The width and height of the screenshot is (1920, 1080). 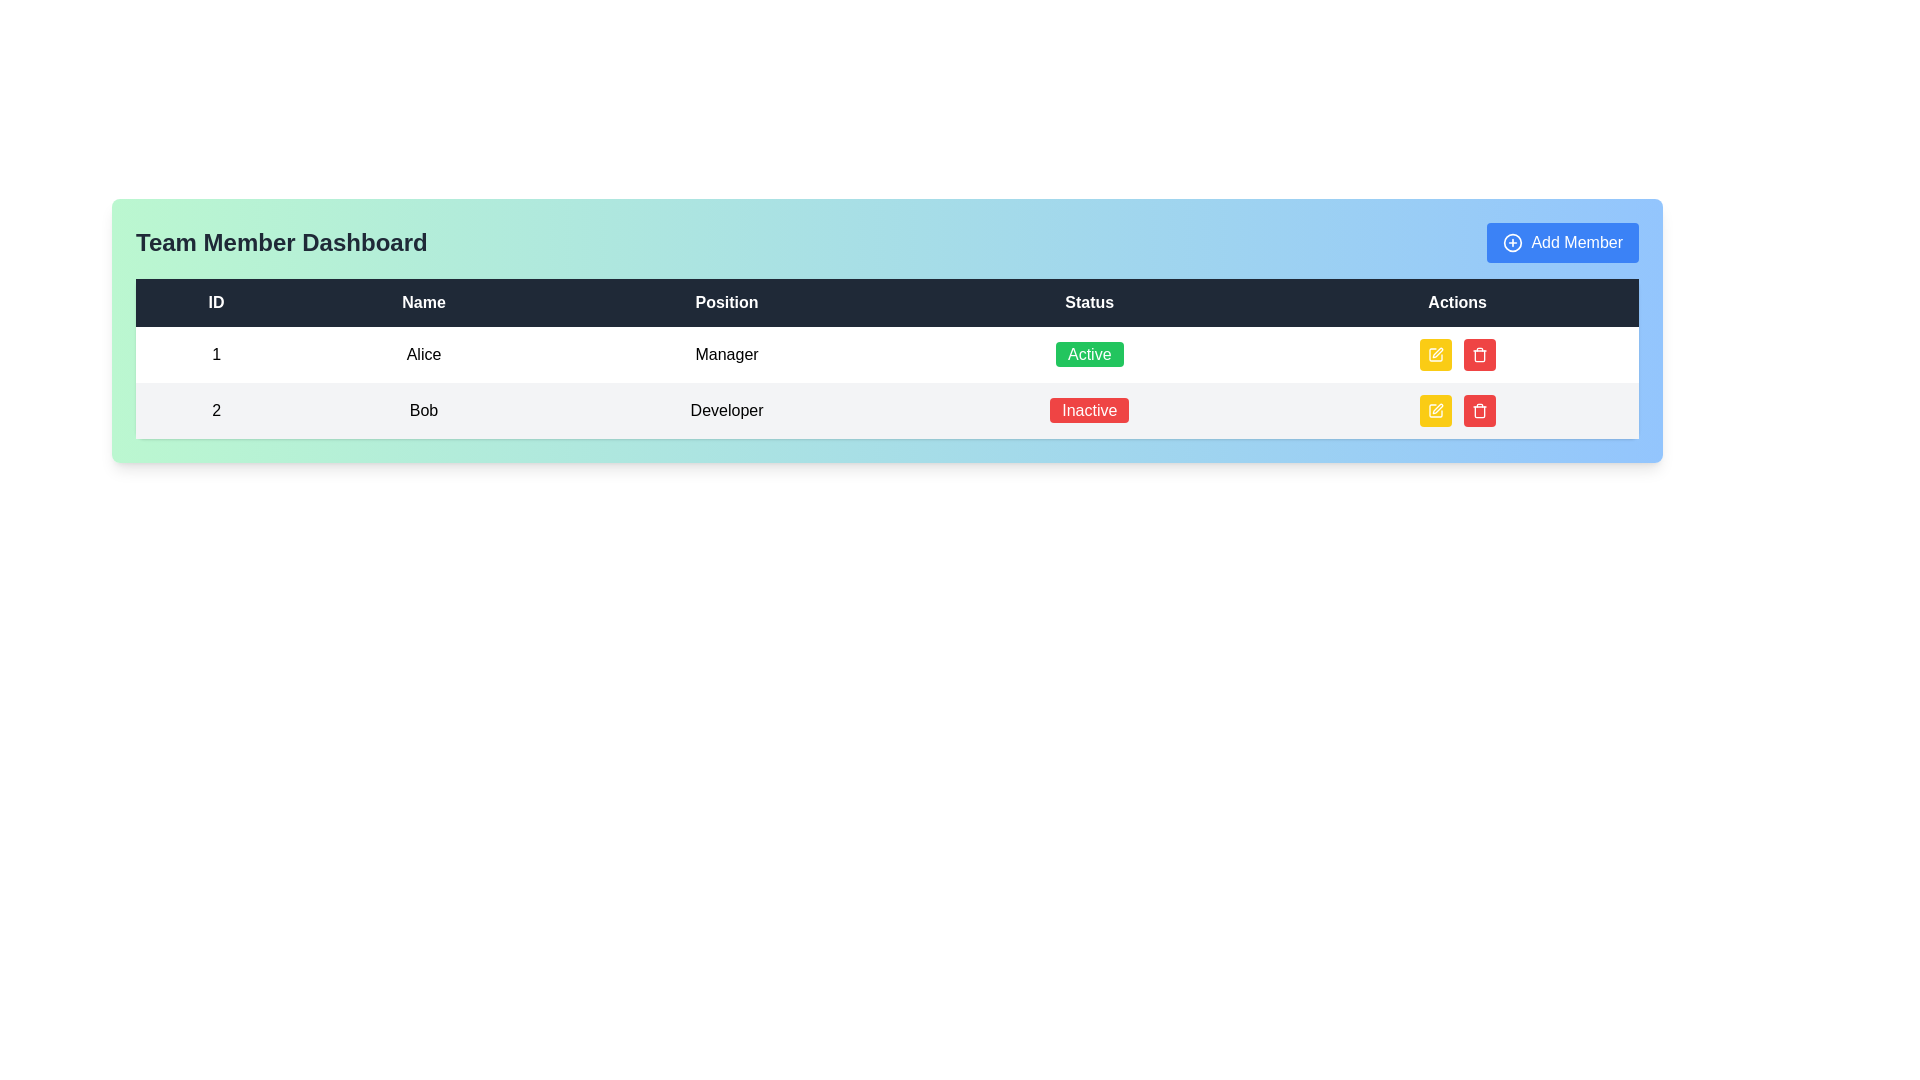 I want to click on the yellow rounded square icon button in the 'Actions' column of the second row, so click(x=1434, y=410).